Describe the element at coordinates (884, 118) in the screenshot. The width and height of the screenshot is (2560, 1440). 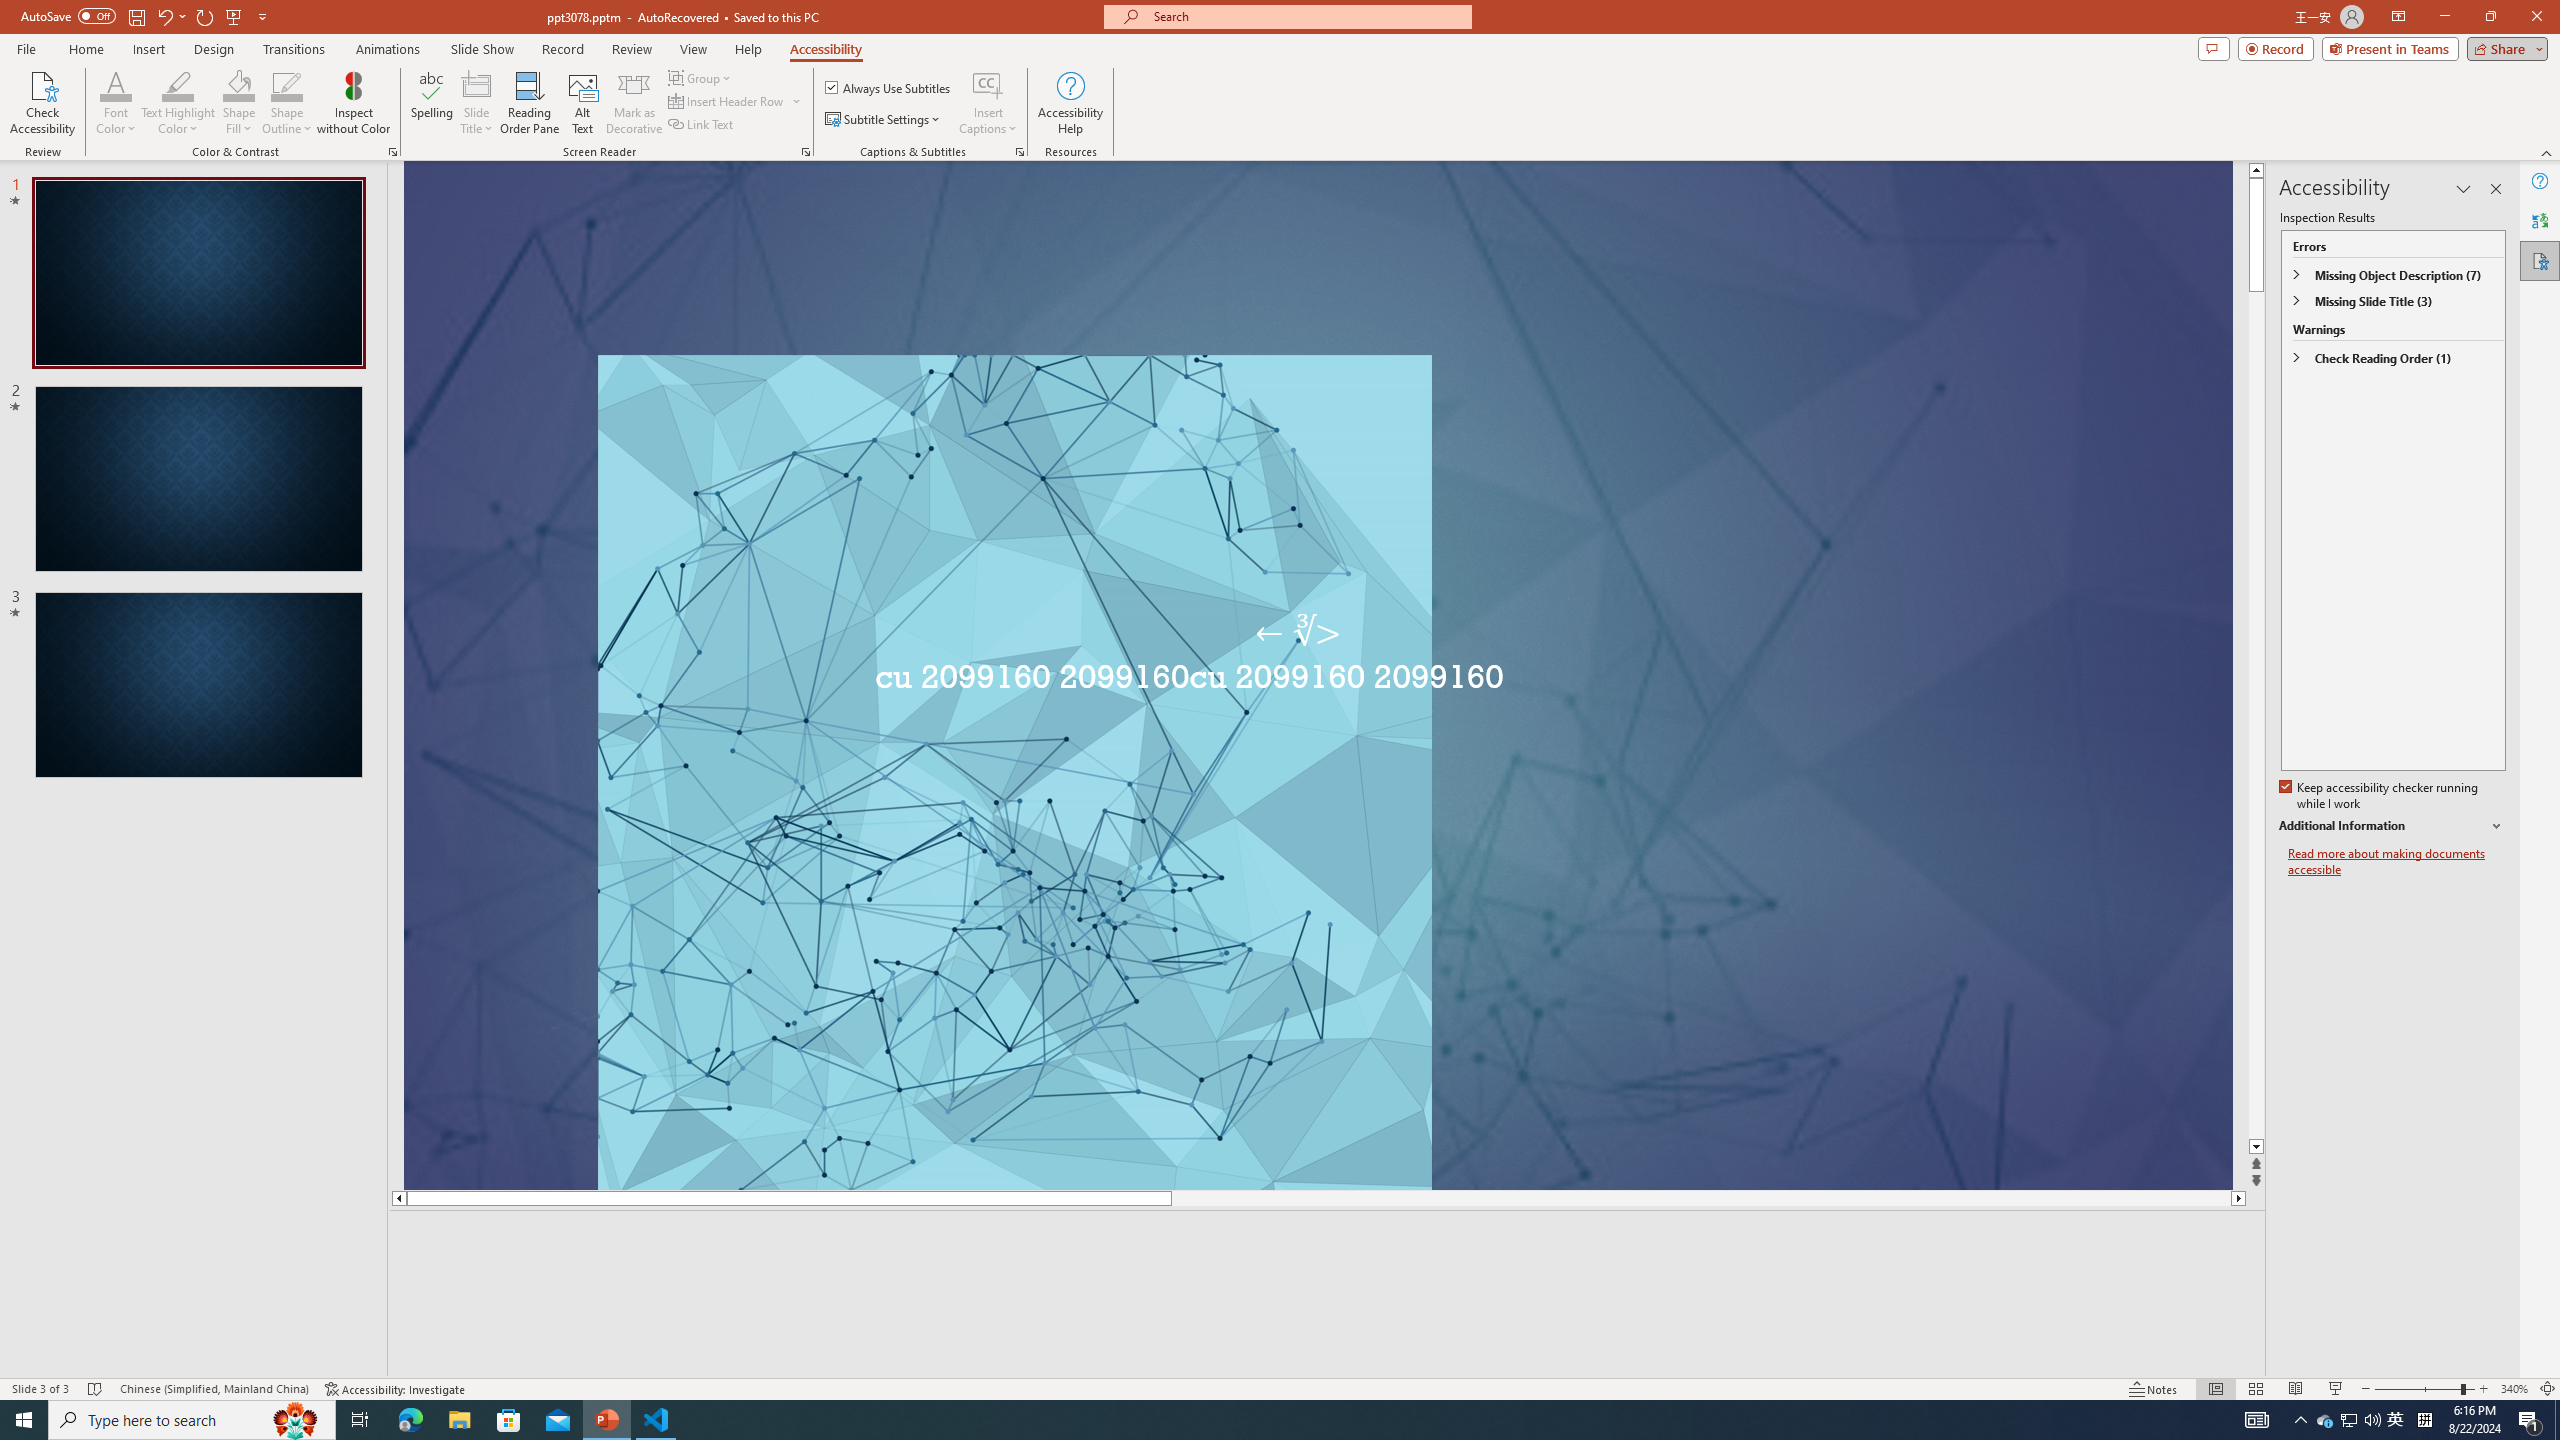
I see `'Subtitle Settings'` at that location.